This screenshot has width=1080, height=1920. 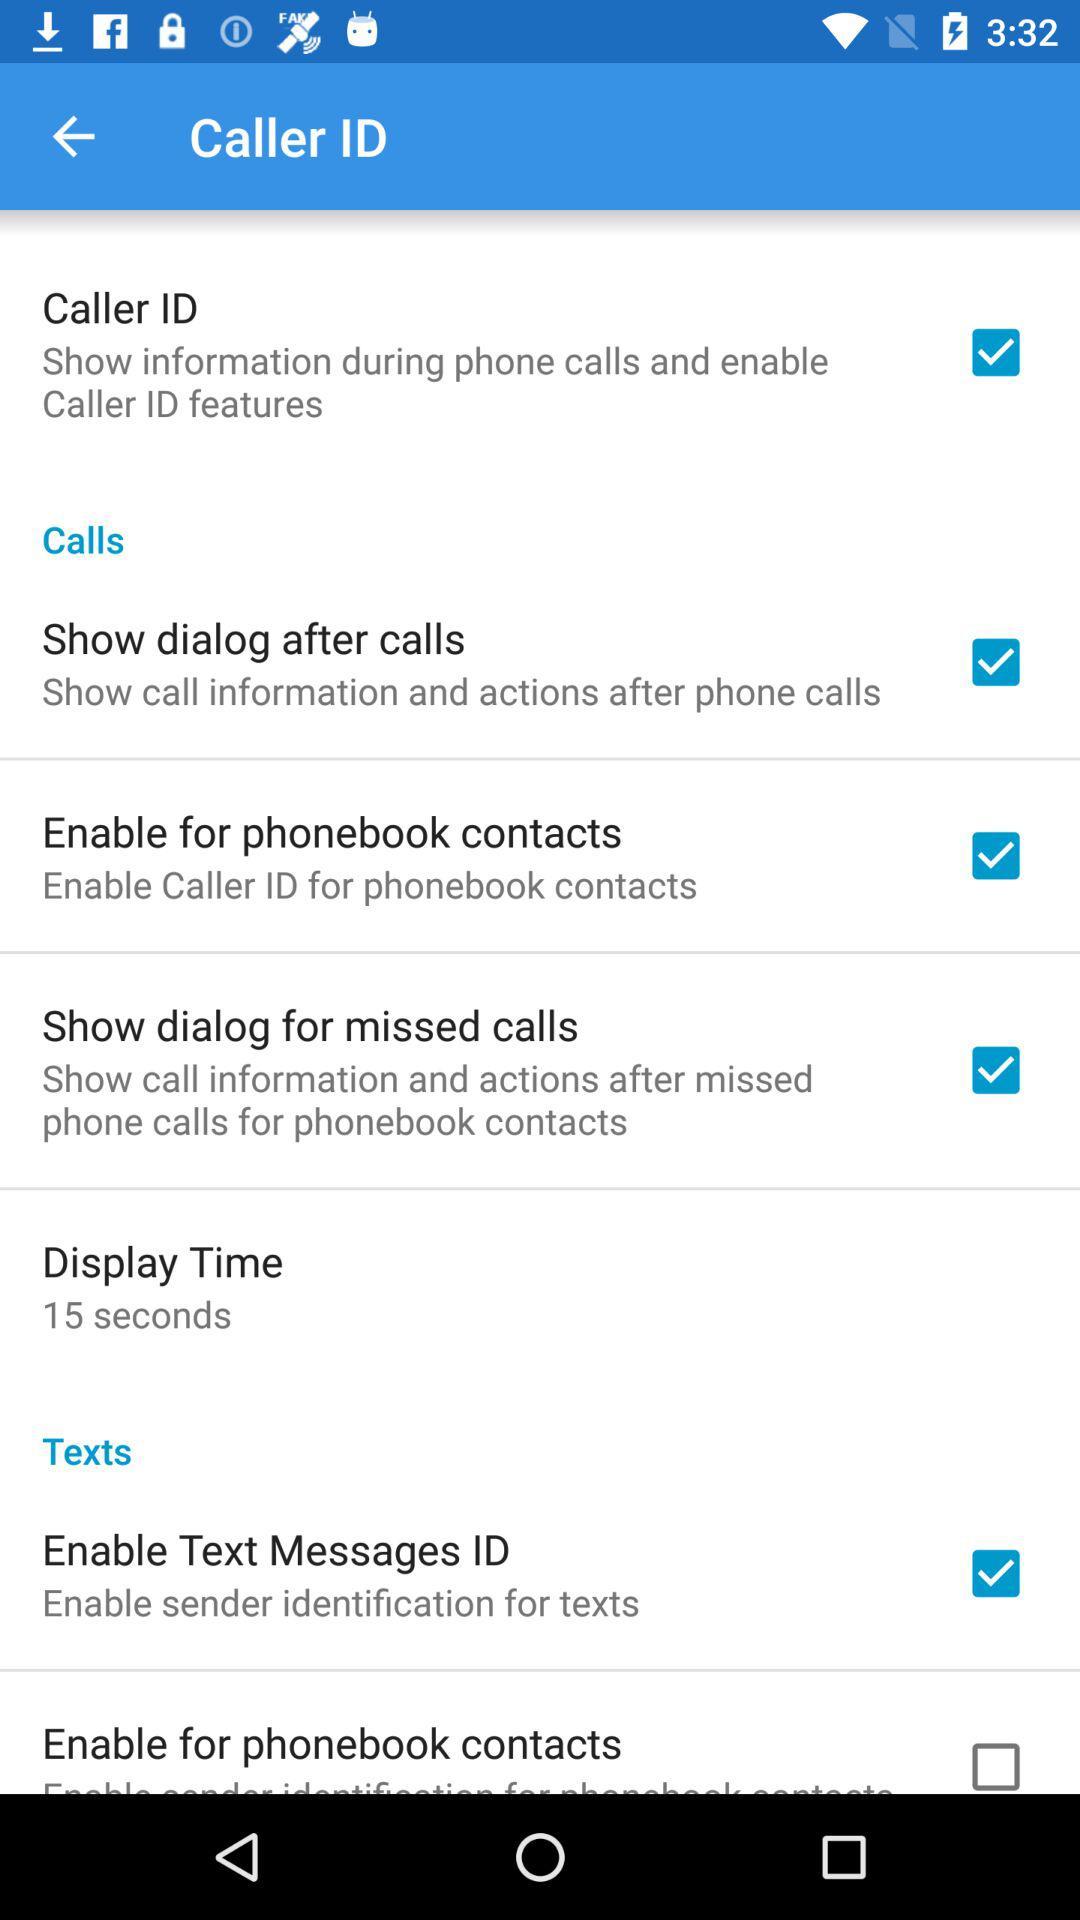 What do you see at coordinates (276, 1547) in the screenshot?
I see `the item above the enable sender identification icon` at bounding box center [276, 1547].